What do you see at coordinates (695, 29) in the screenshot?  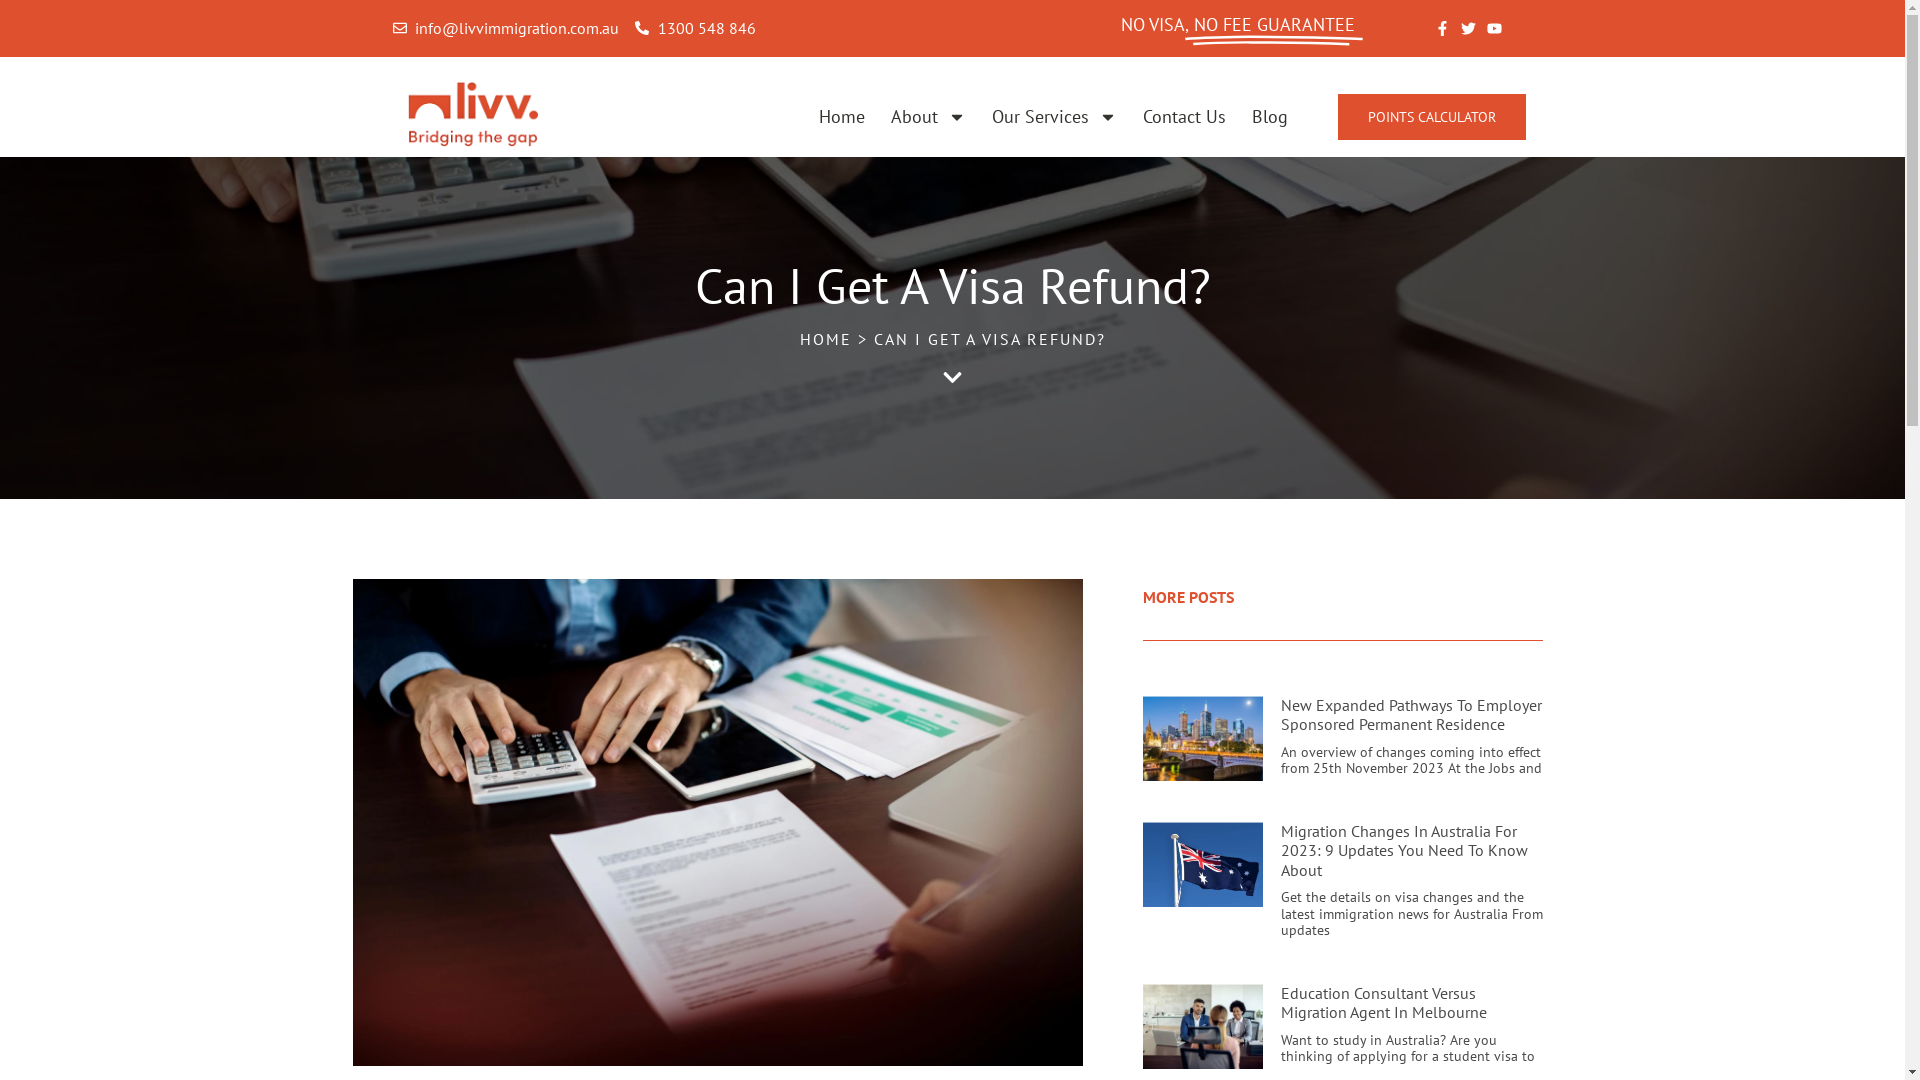 I see `'1300 548 846'` at bounding box center [695, 29].